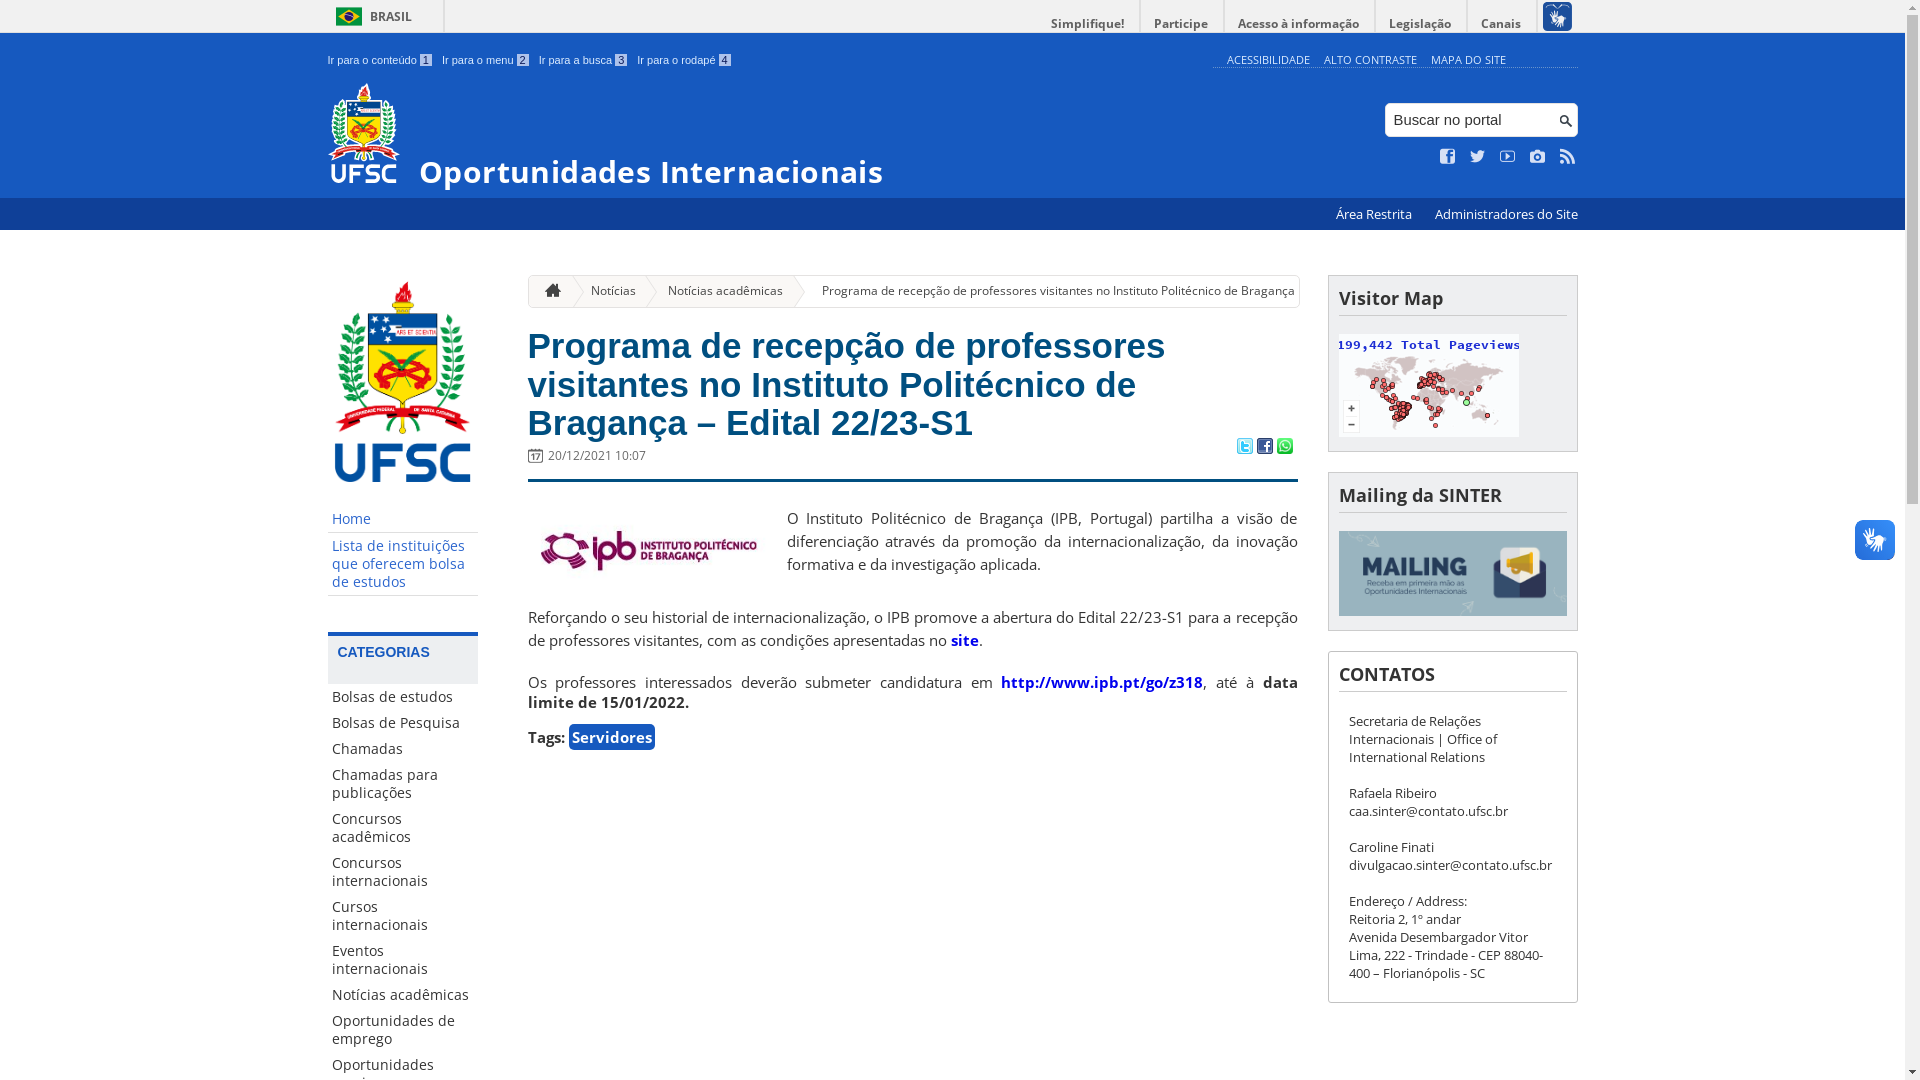 This screenshot has width=1920, height=1080. Describe the element at coordinates (1505, 214) in the screenshot. I see `'Administradores do Site'` at that location.